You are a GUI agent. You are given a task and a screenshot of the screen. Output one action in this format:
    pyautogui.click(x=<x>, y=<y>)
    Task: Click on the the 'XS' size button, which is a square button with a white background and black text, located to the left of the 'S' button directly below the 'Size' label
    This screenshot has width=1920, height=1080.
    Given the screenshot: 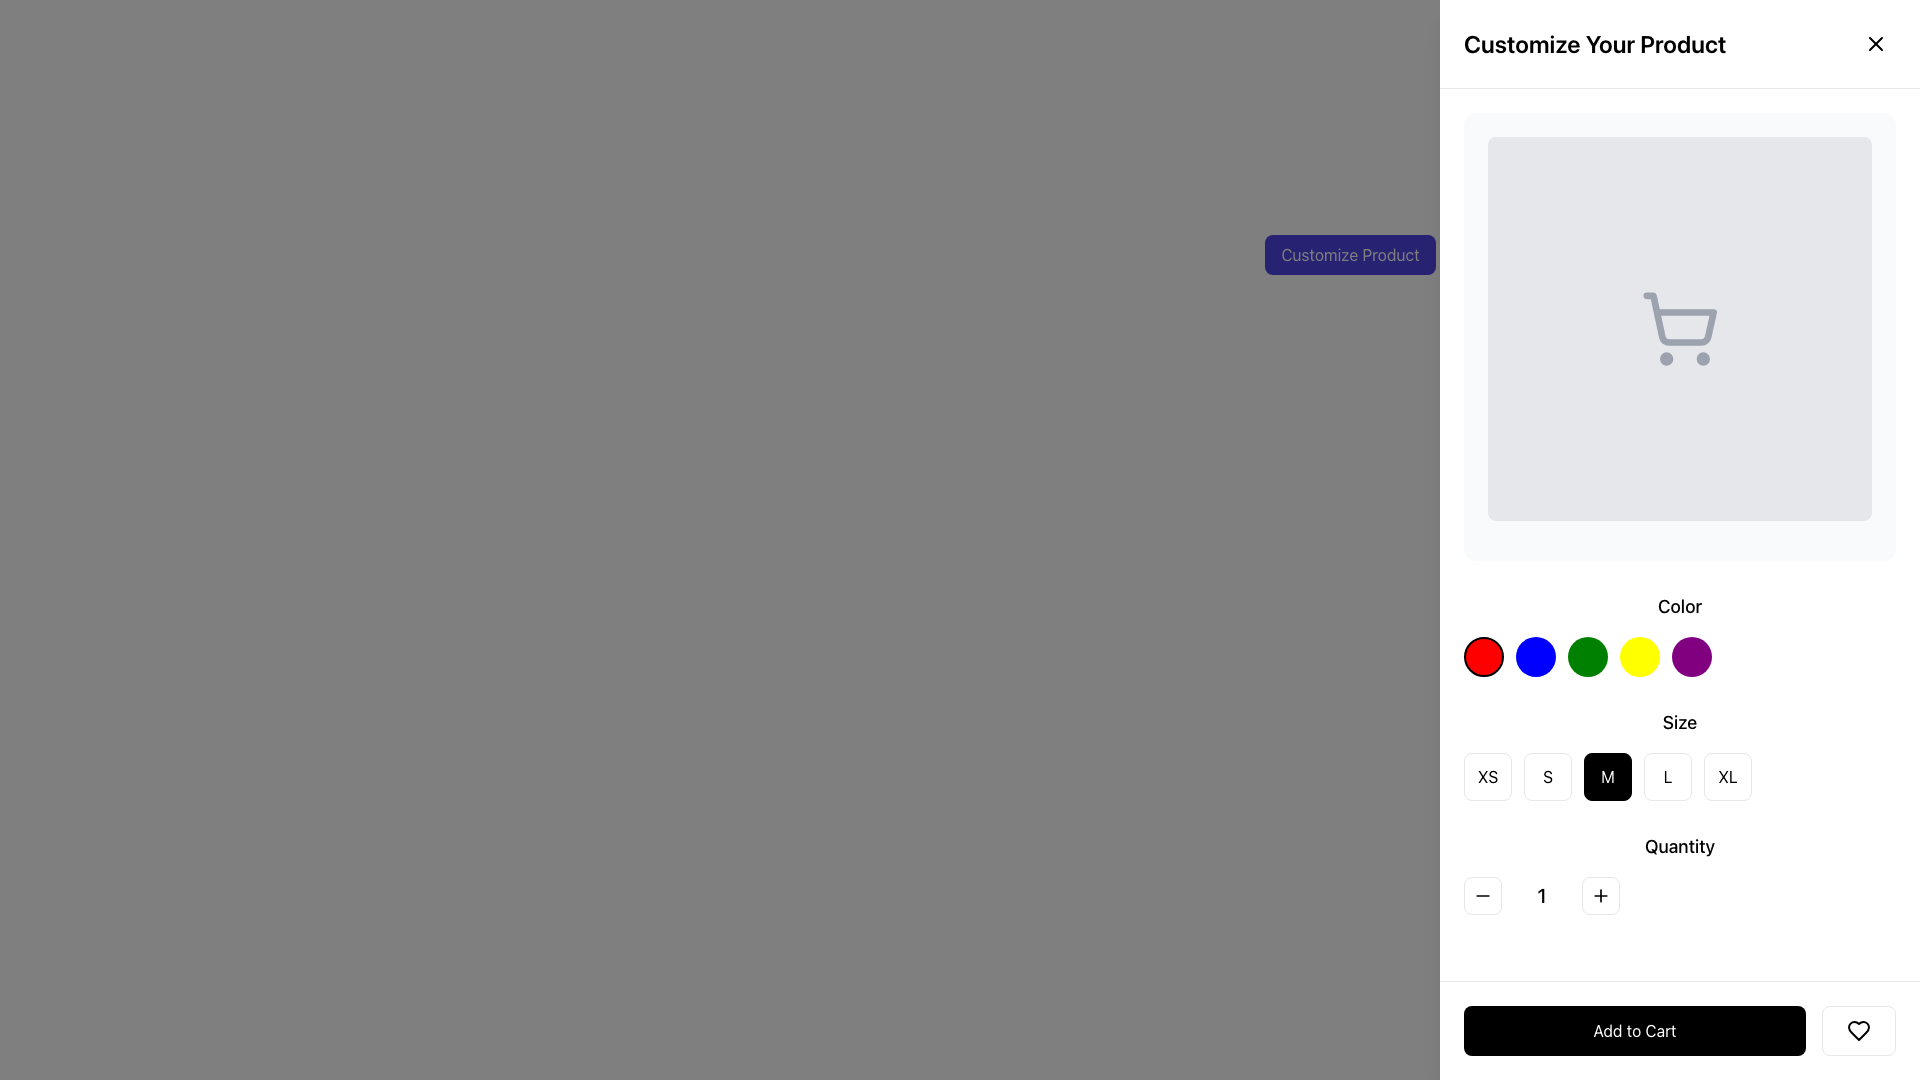 What is the action you would take?
    pyautogui.click(x=1488, y=775)
    